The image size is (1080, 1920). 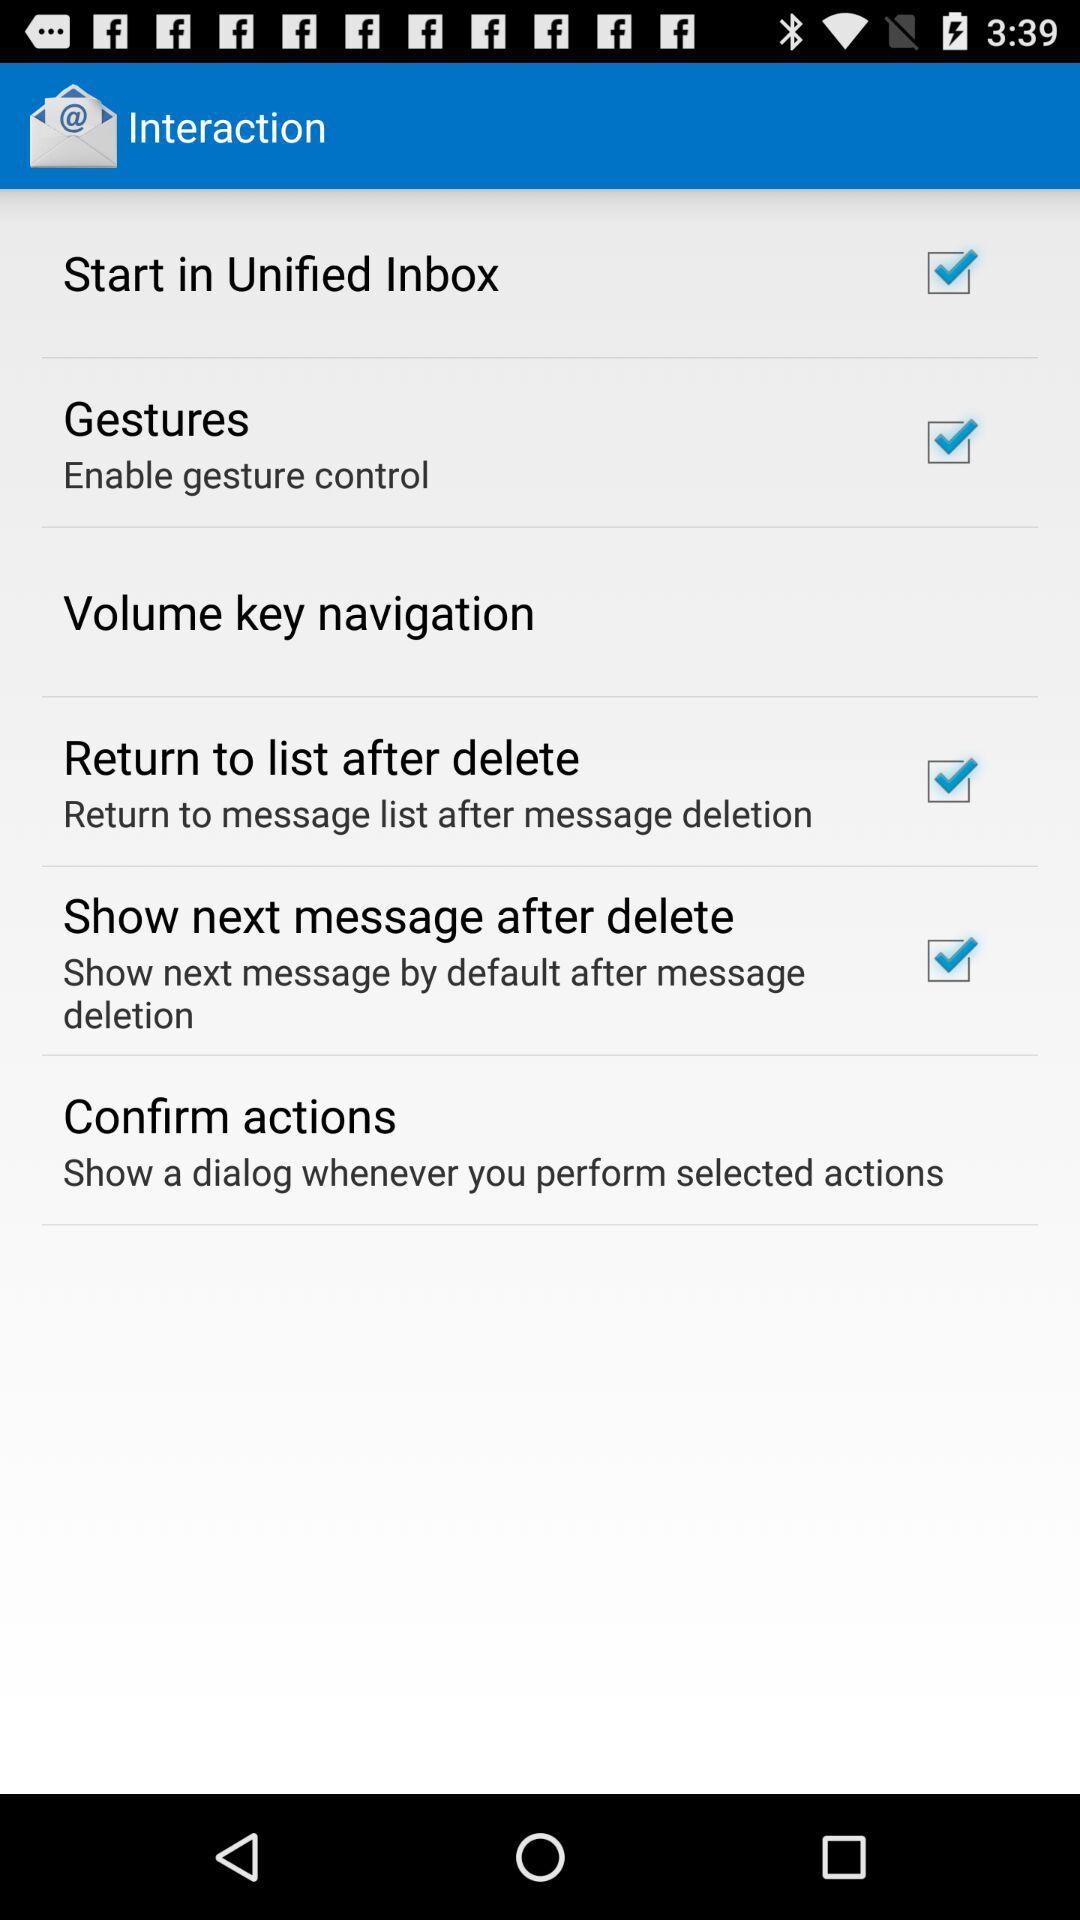 What do you see at coordinates (947, 441) in the screenshot?
I see `the second check box from top` at bounding box center [947, 441].